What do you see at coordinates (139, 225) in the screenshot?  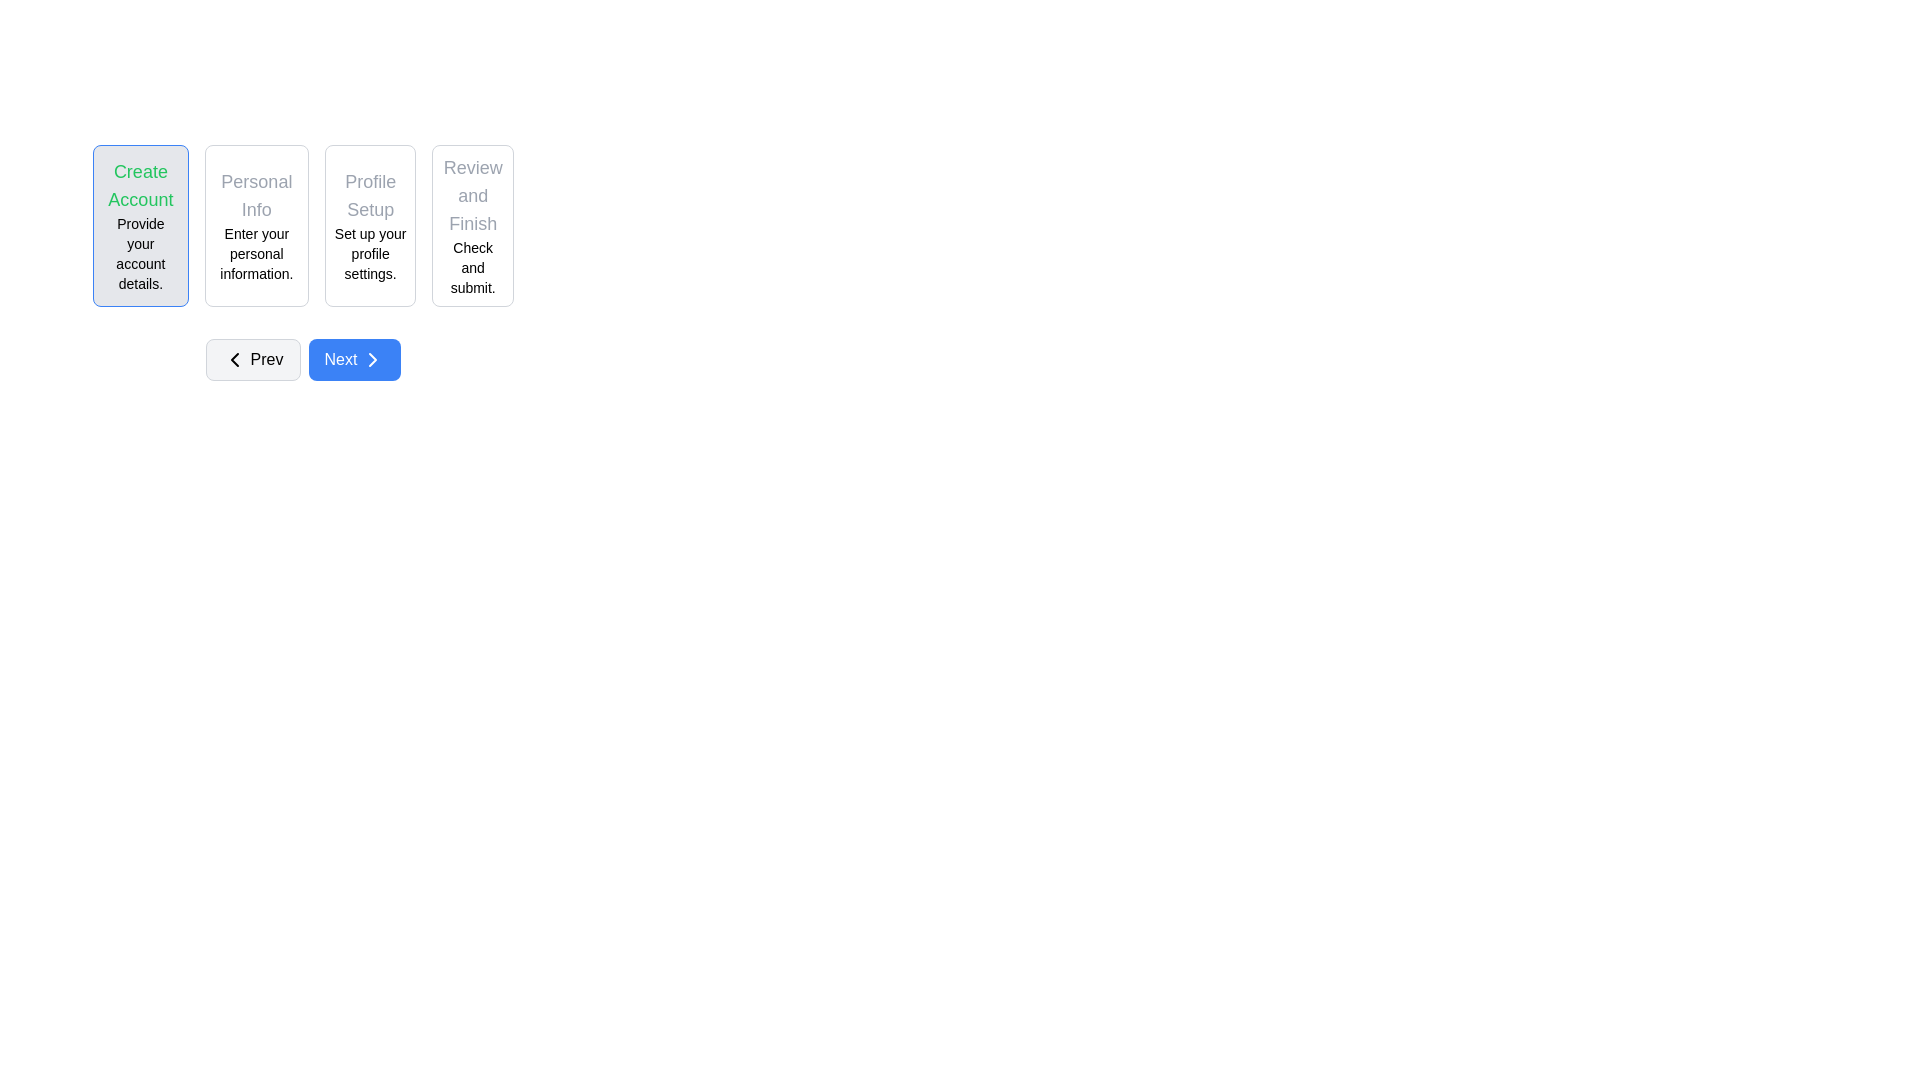 I see `the static text component labeled 'Create Account' within the step indicator module, which includes a subtext 'Provide your account details.'` at bounding box center [139, 225].